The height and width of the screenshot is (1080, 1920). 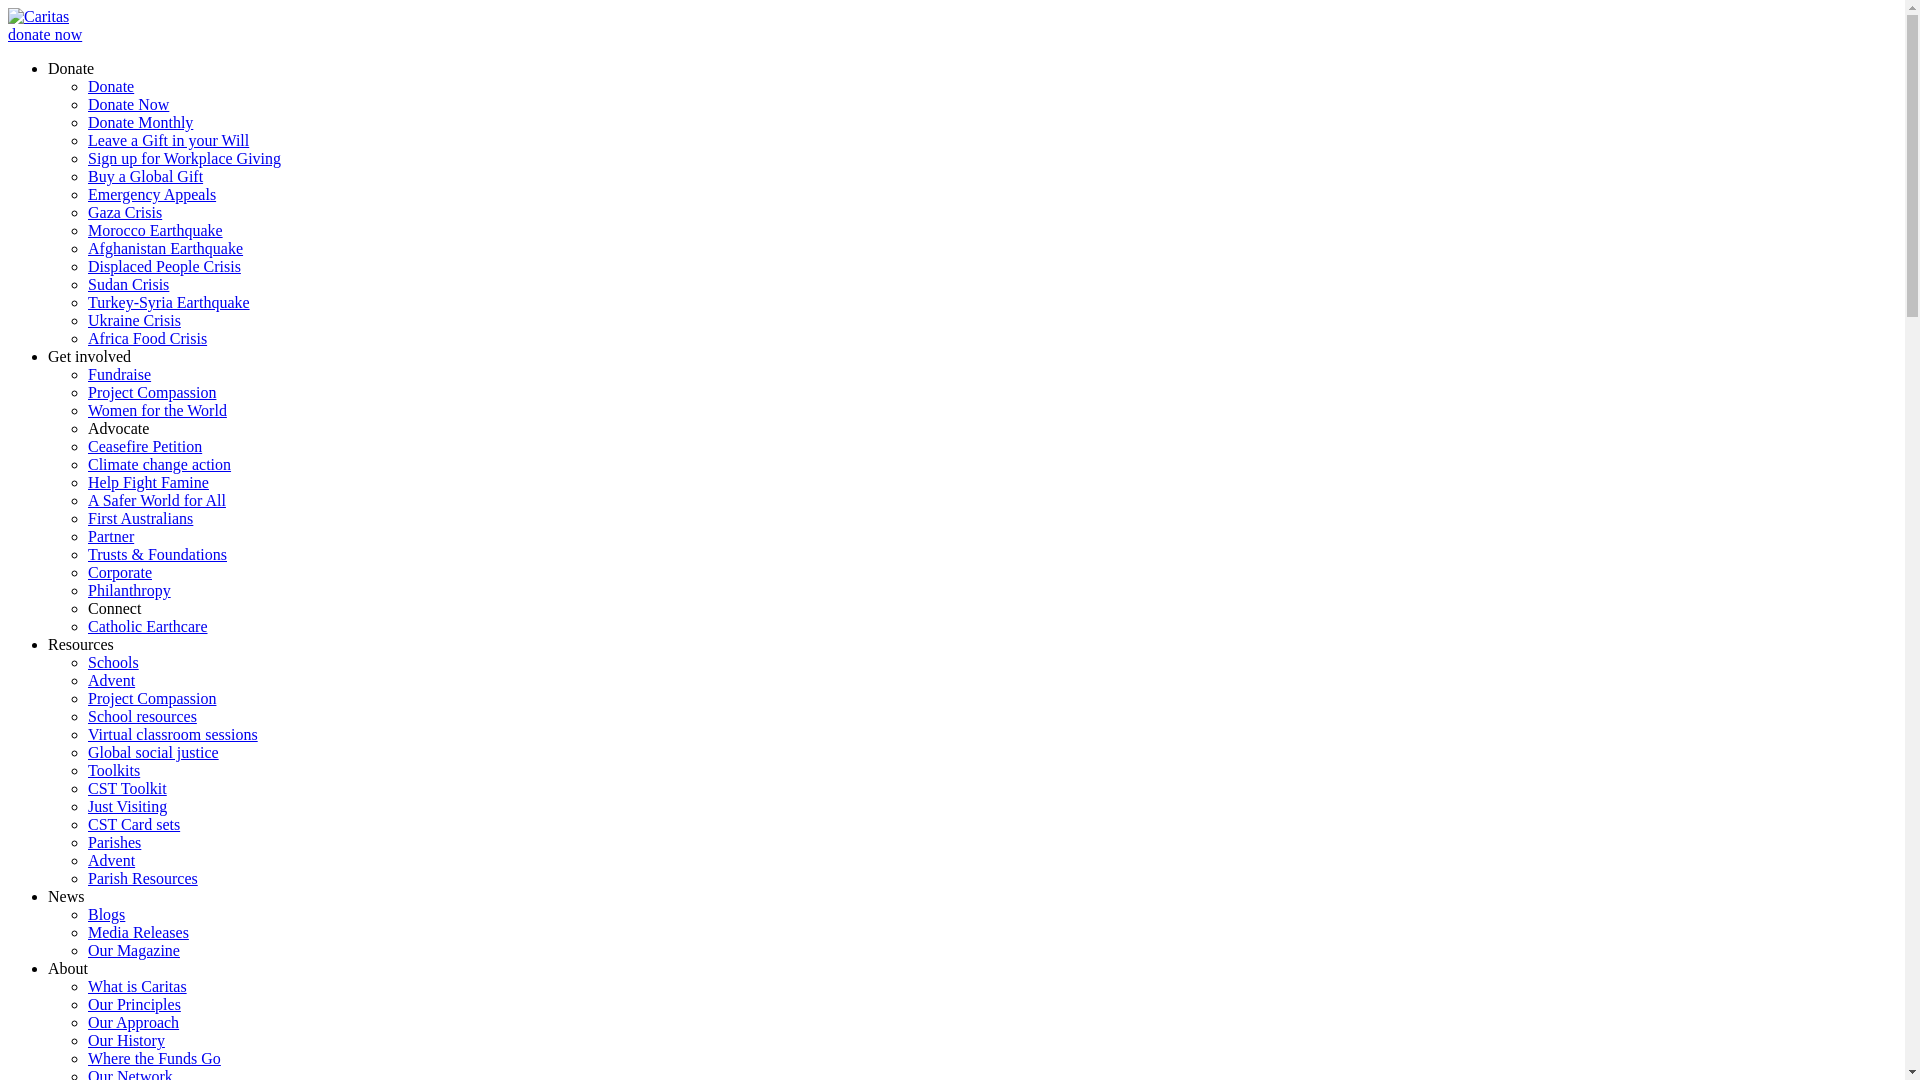 What do you see at coordinates (110, 859) in the screenshot?
I see `'Advent'` at bounding box center [110, 859].